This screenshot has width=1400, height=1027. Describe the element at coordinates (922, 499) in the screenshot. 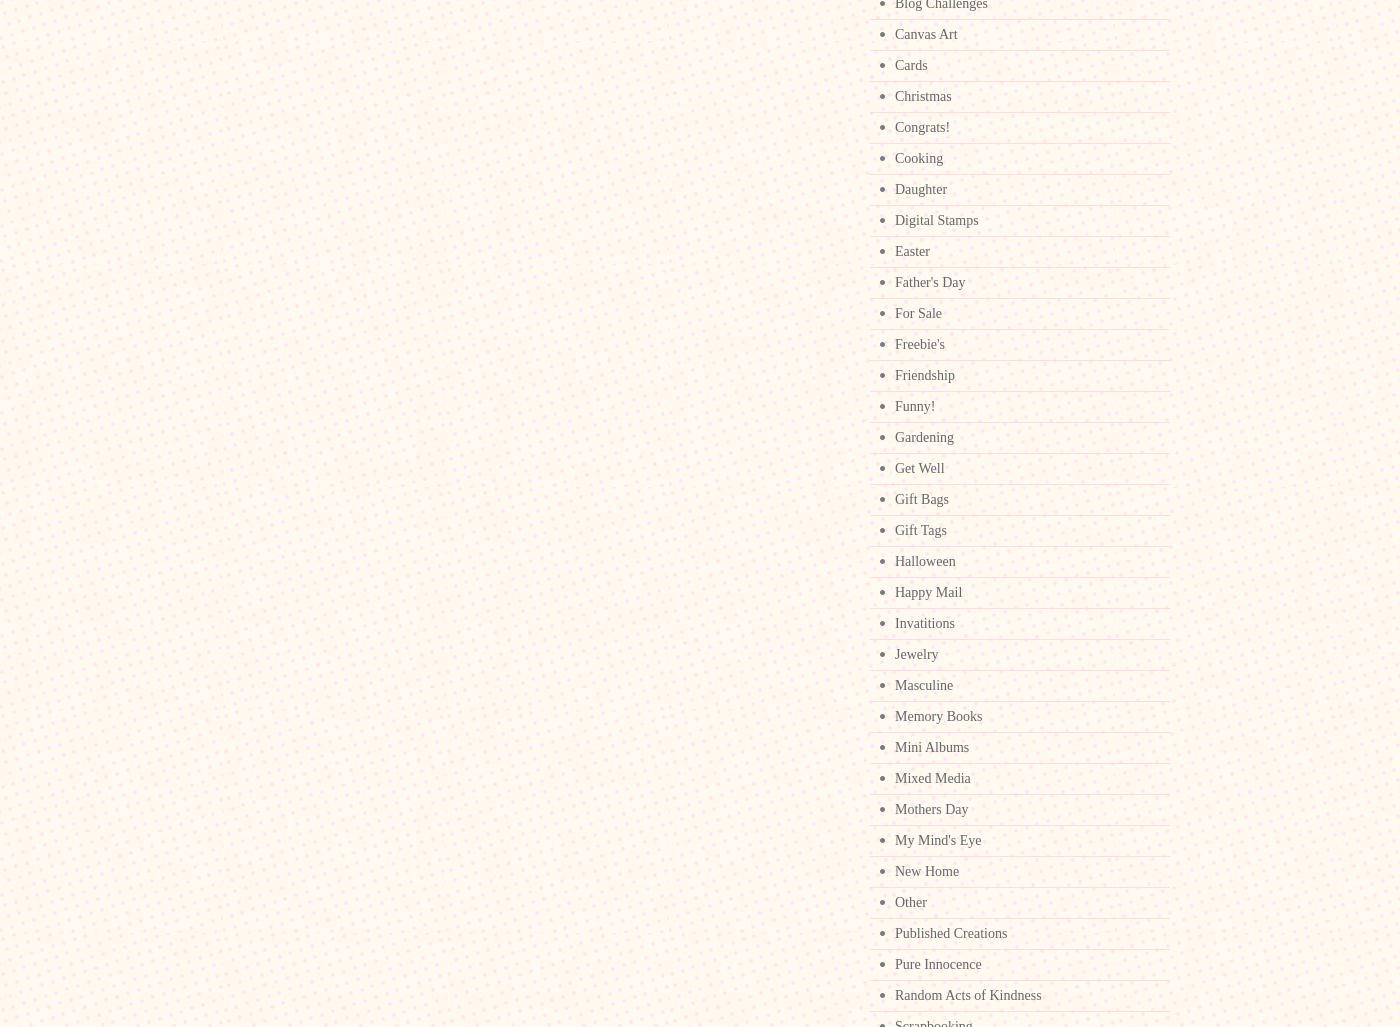

I see `'Gift Bags'` at that location.